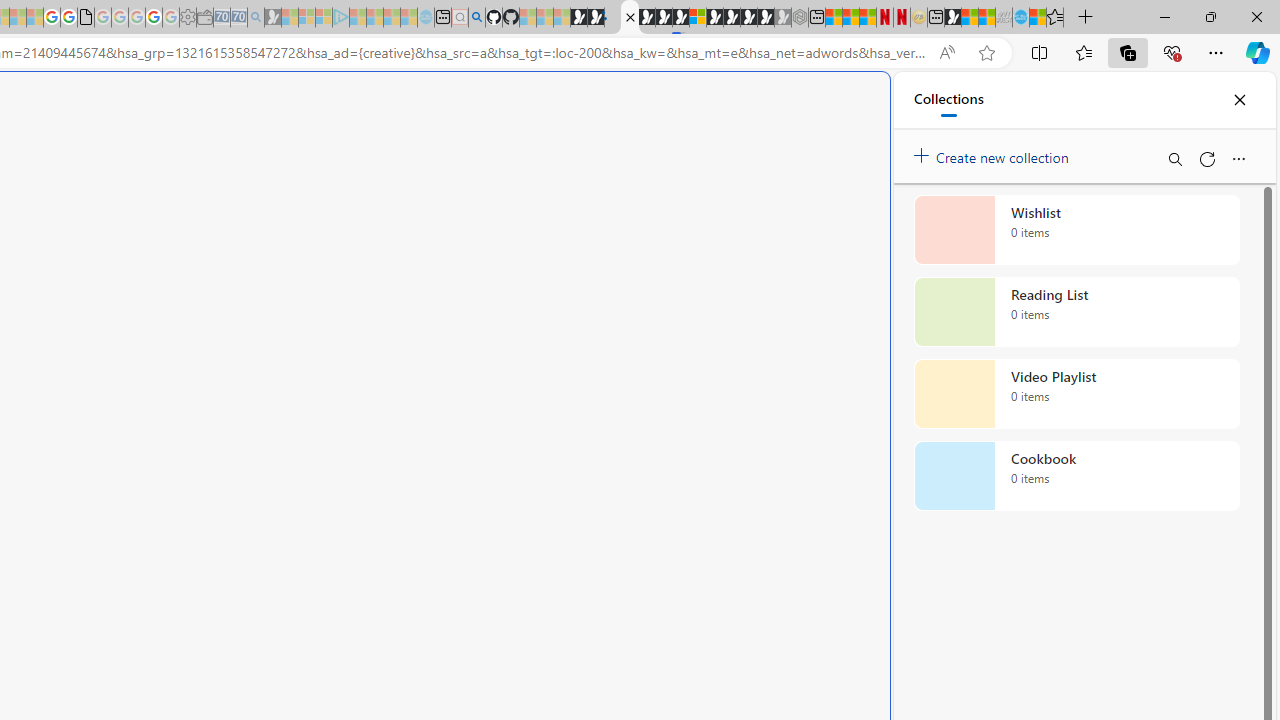 Image resolution: width=1280 pixels, height=720 pixels. I want to click on 'More options menu', so click(1237, 158).